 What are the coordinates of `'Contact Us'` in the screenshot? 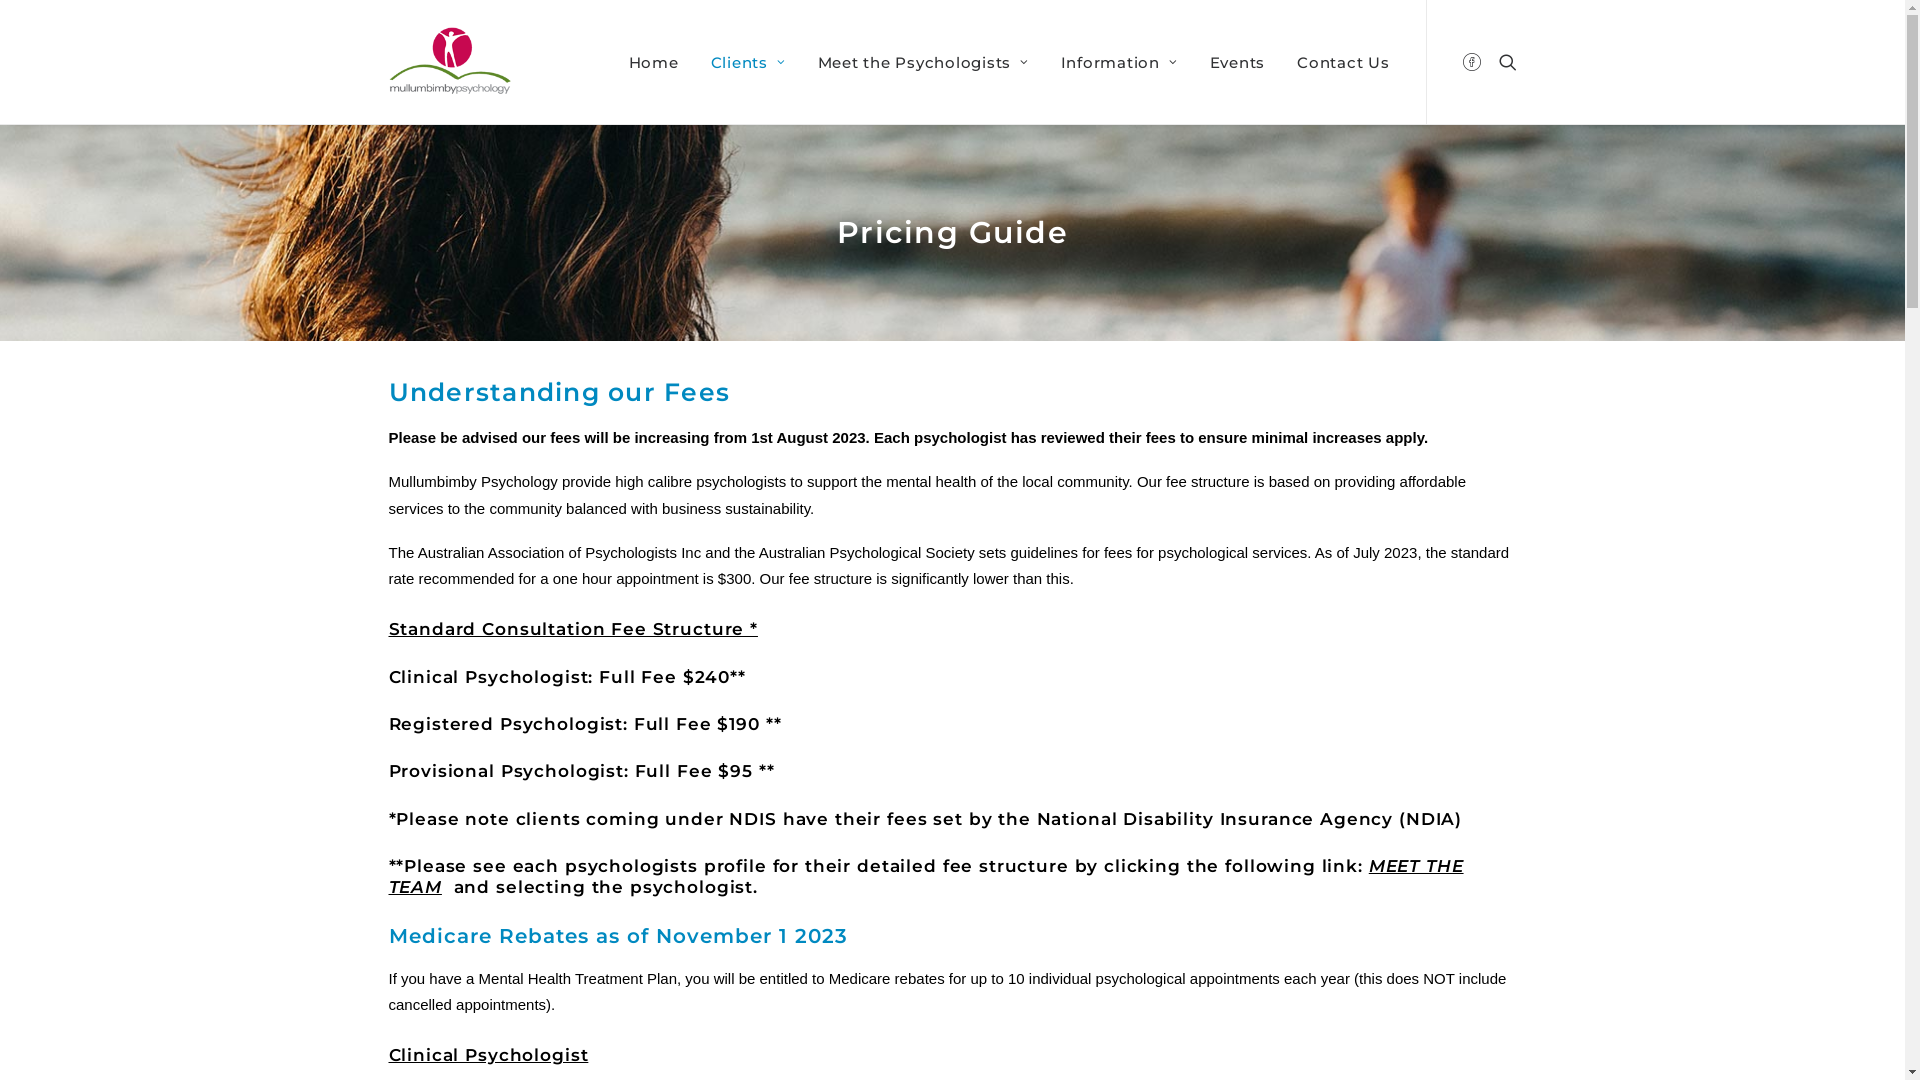 It's located at (1336, 60).